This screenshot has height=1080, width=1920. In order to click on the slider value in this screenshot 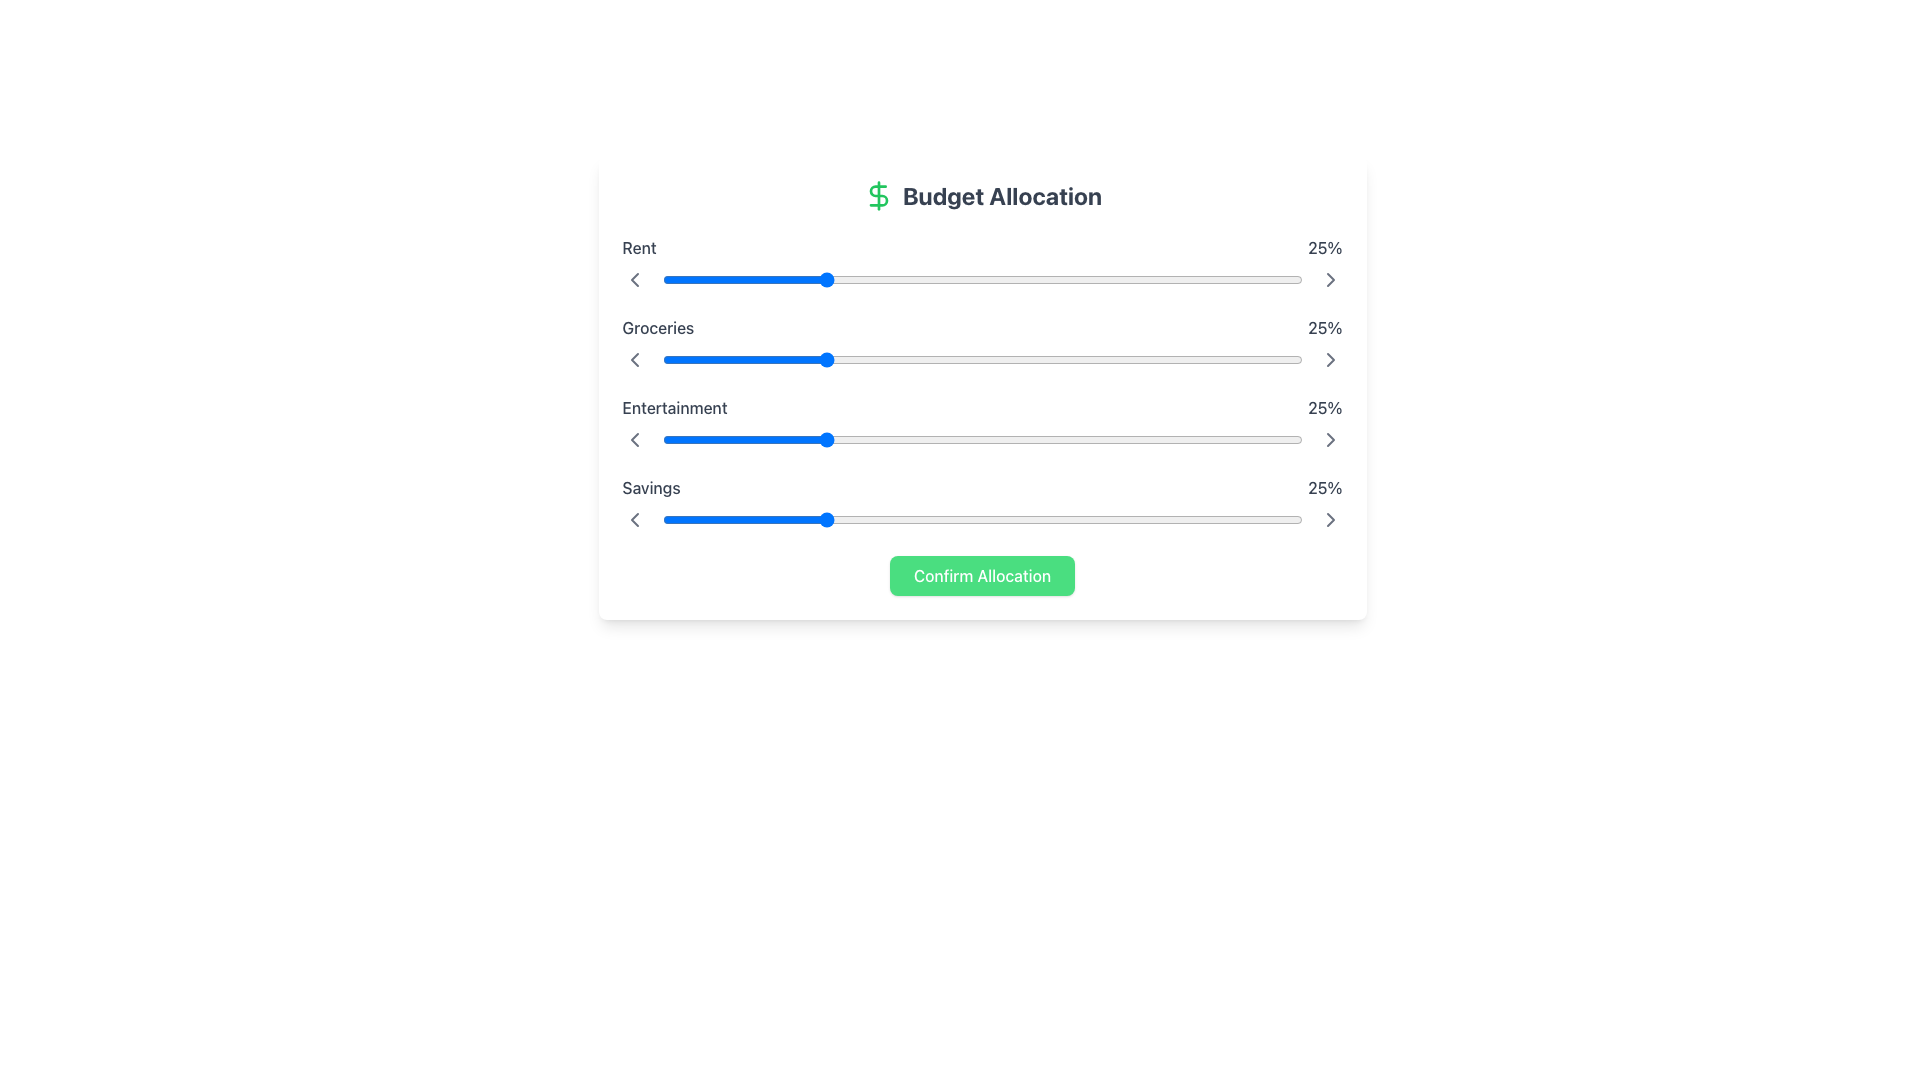, I will do `click(1224, 438)`.